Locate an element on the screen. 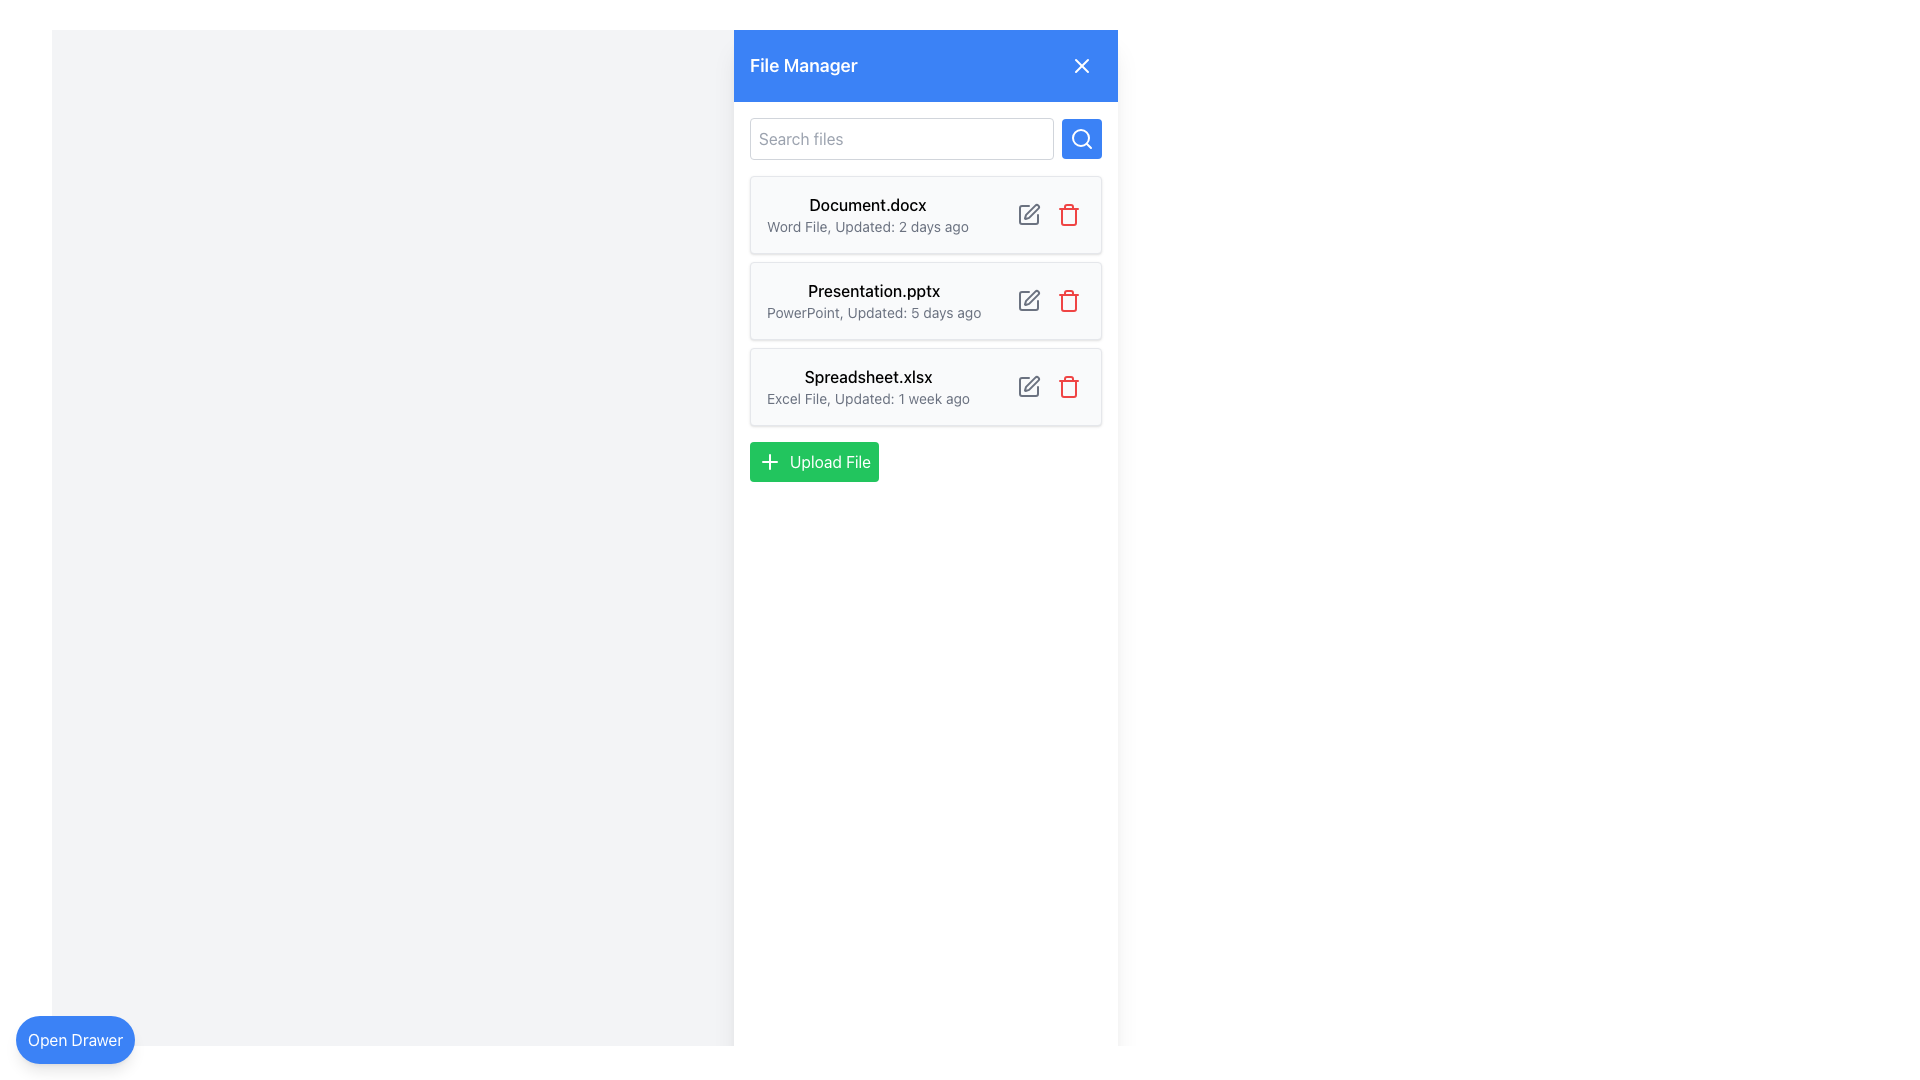 The height and width of the screenshot is (1080, 1920). the red trash can icon button, which is the rightmost control in the file management interface for deleting a file is located at coordinates (1068, 300).